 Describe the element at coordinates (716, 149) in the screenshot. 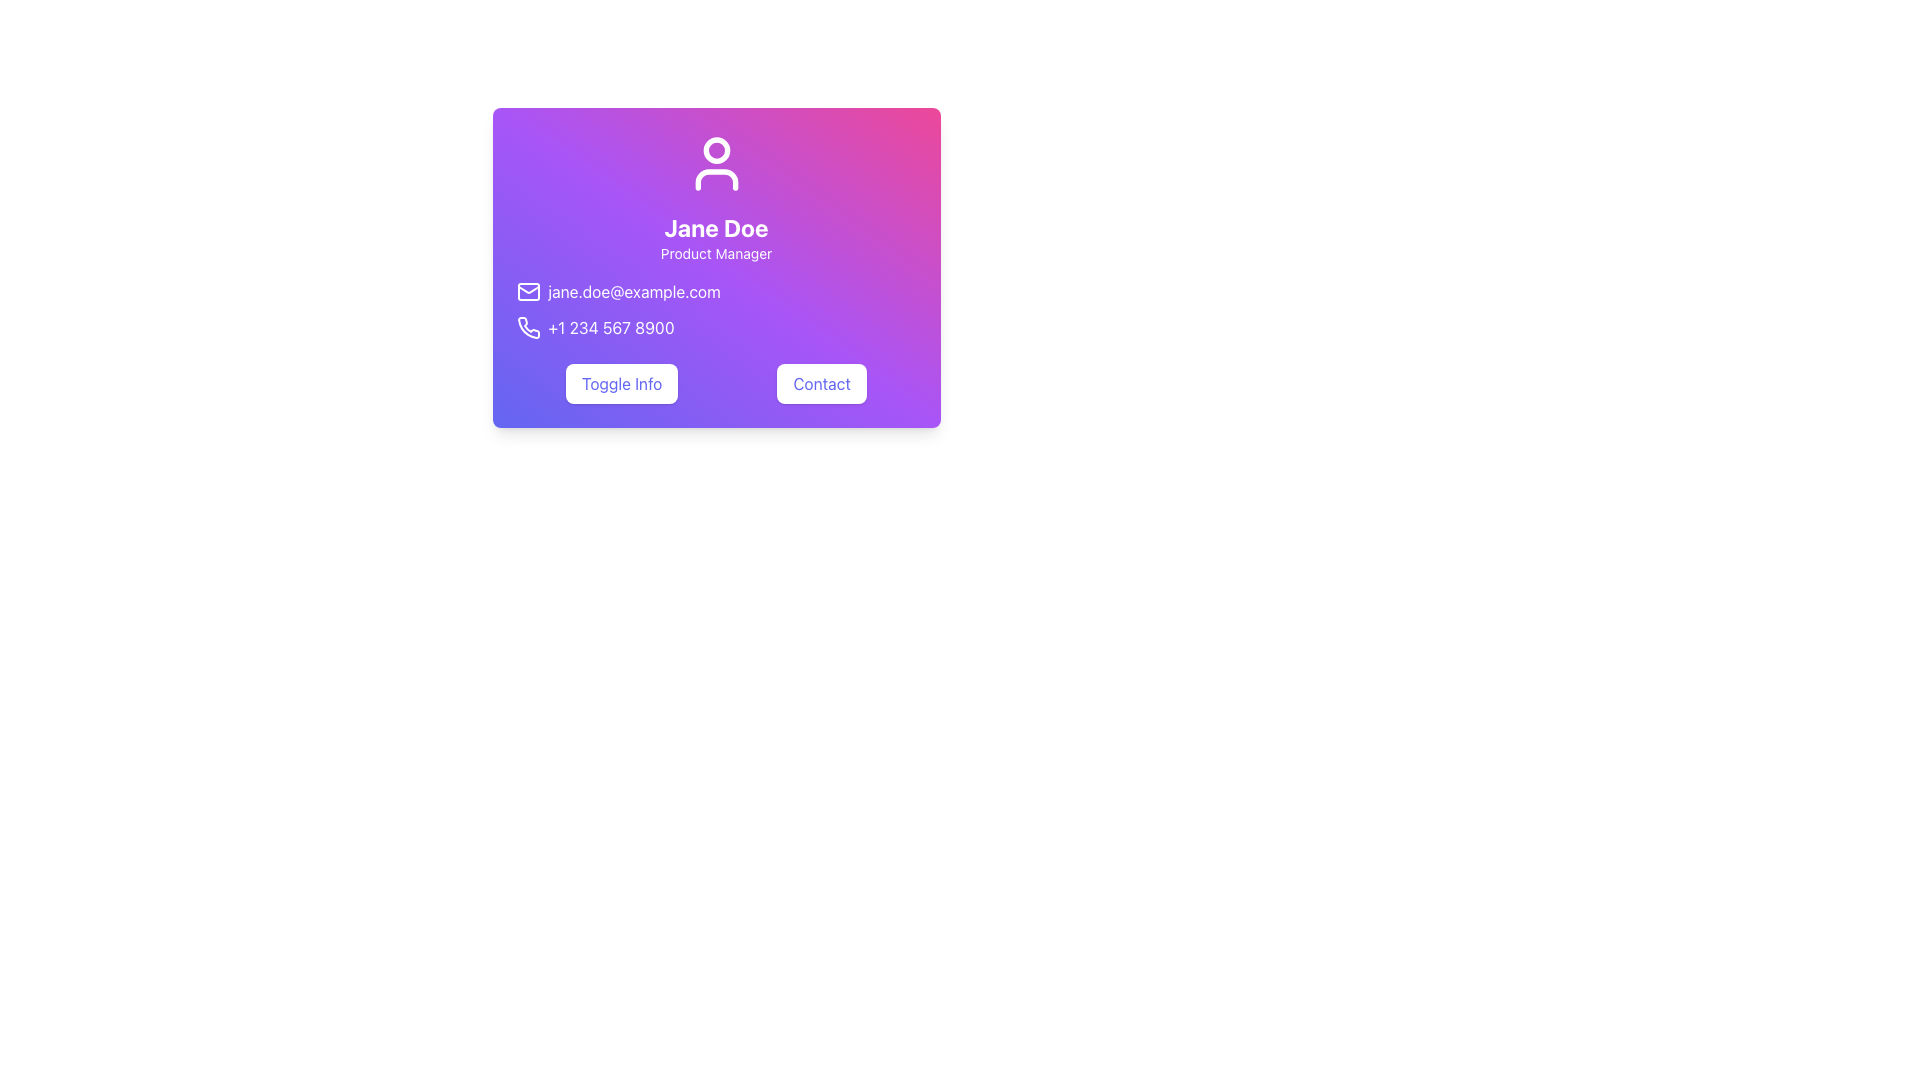

I see `the Circle SVG element that represents the user's head in the user icon, positioned at the top of the card near the center` at that location.